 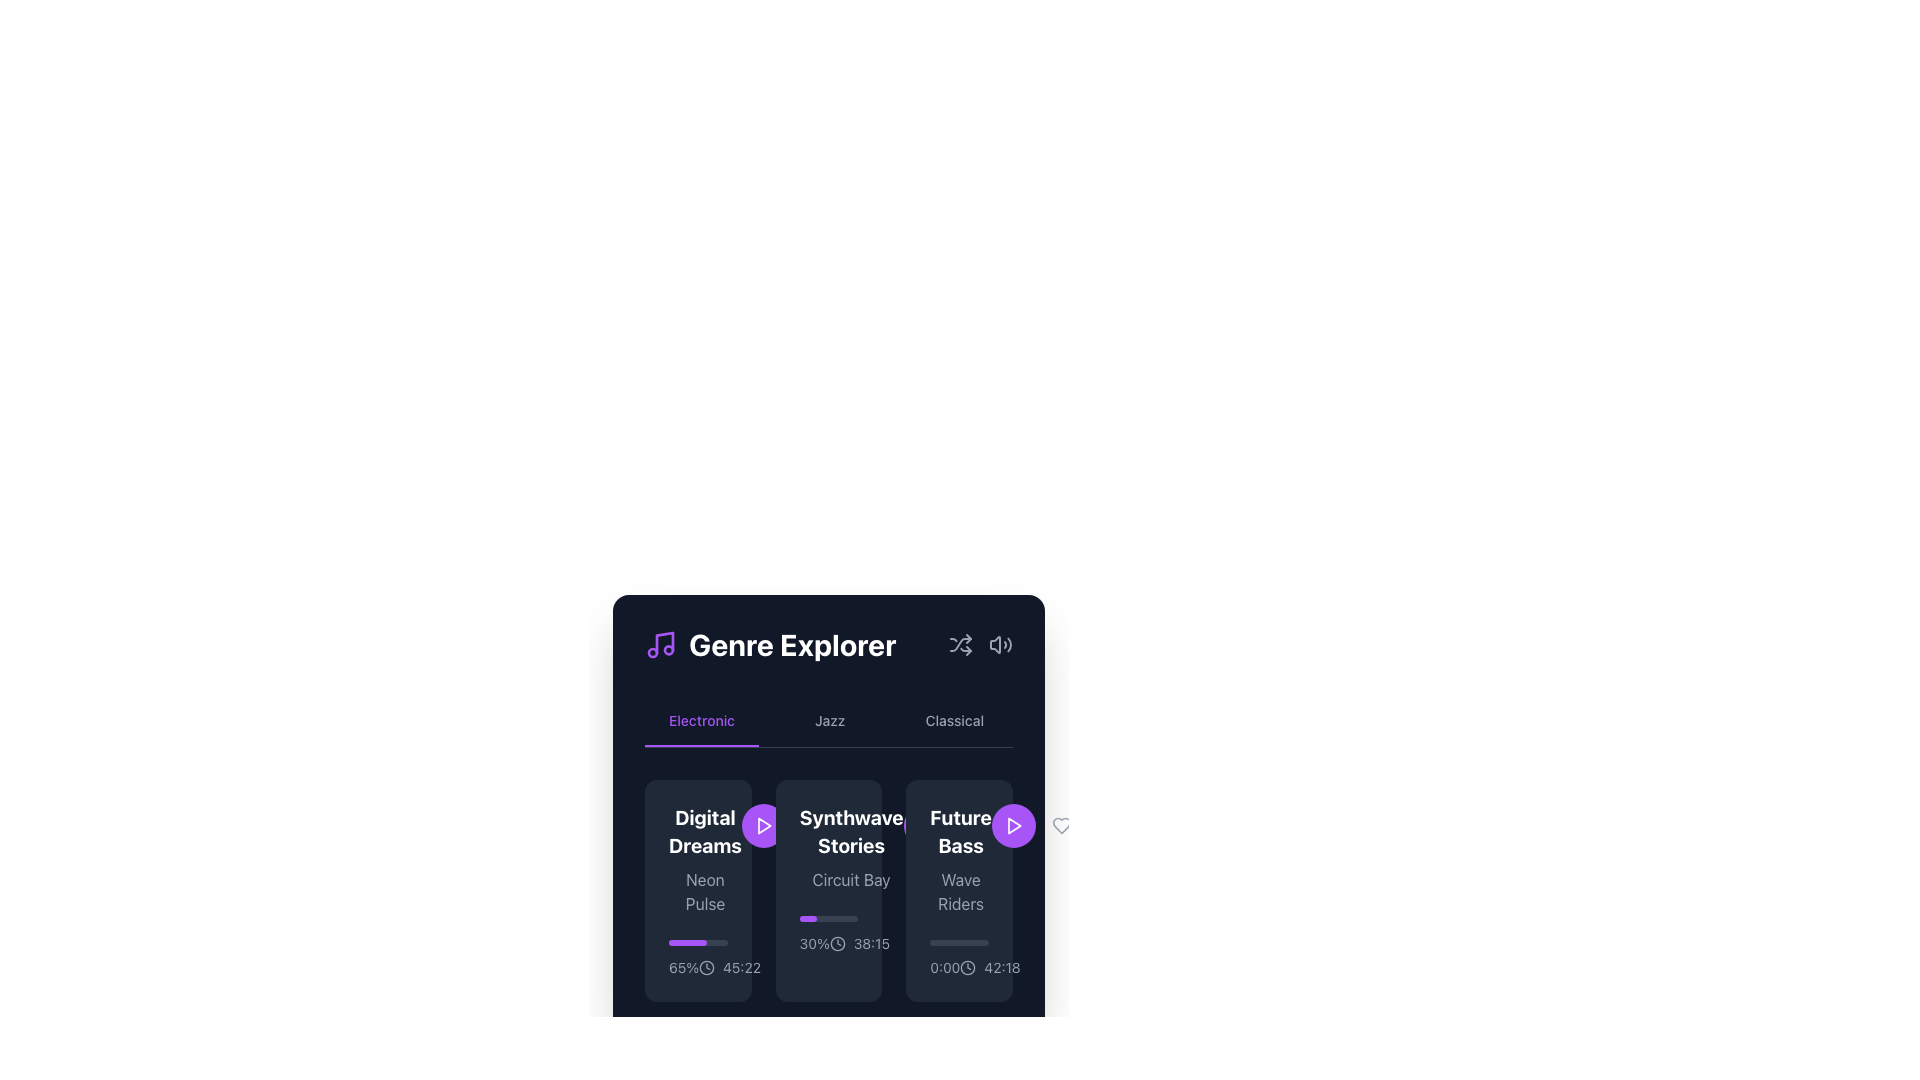 What do you see at coordinates (958, 942) in the screenshot?
I see `the progress bar representing the playback progress of the 'Future Bass' track, located directly underneath the title 'Wave Riders.'` at bounding box center [958, 942].